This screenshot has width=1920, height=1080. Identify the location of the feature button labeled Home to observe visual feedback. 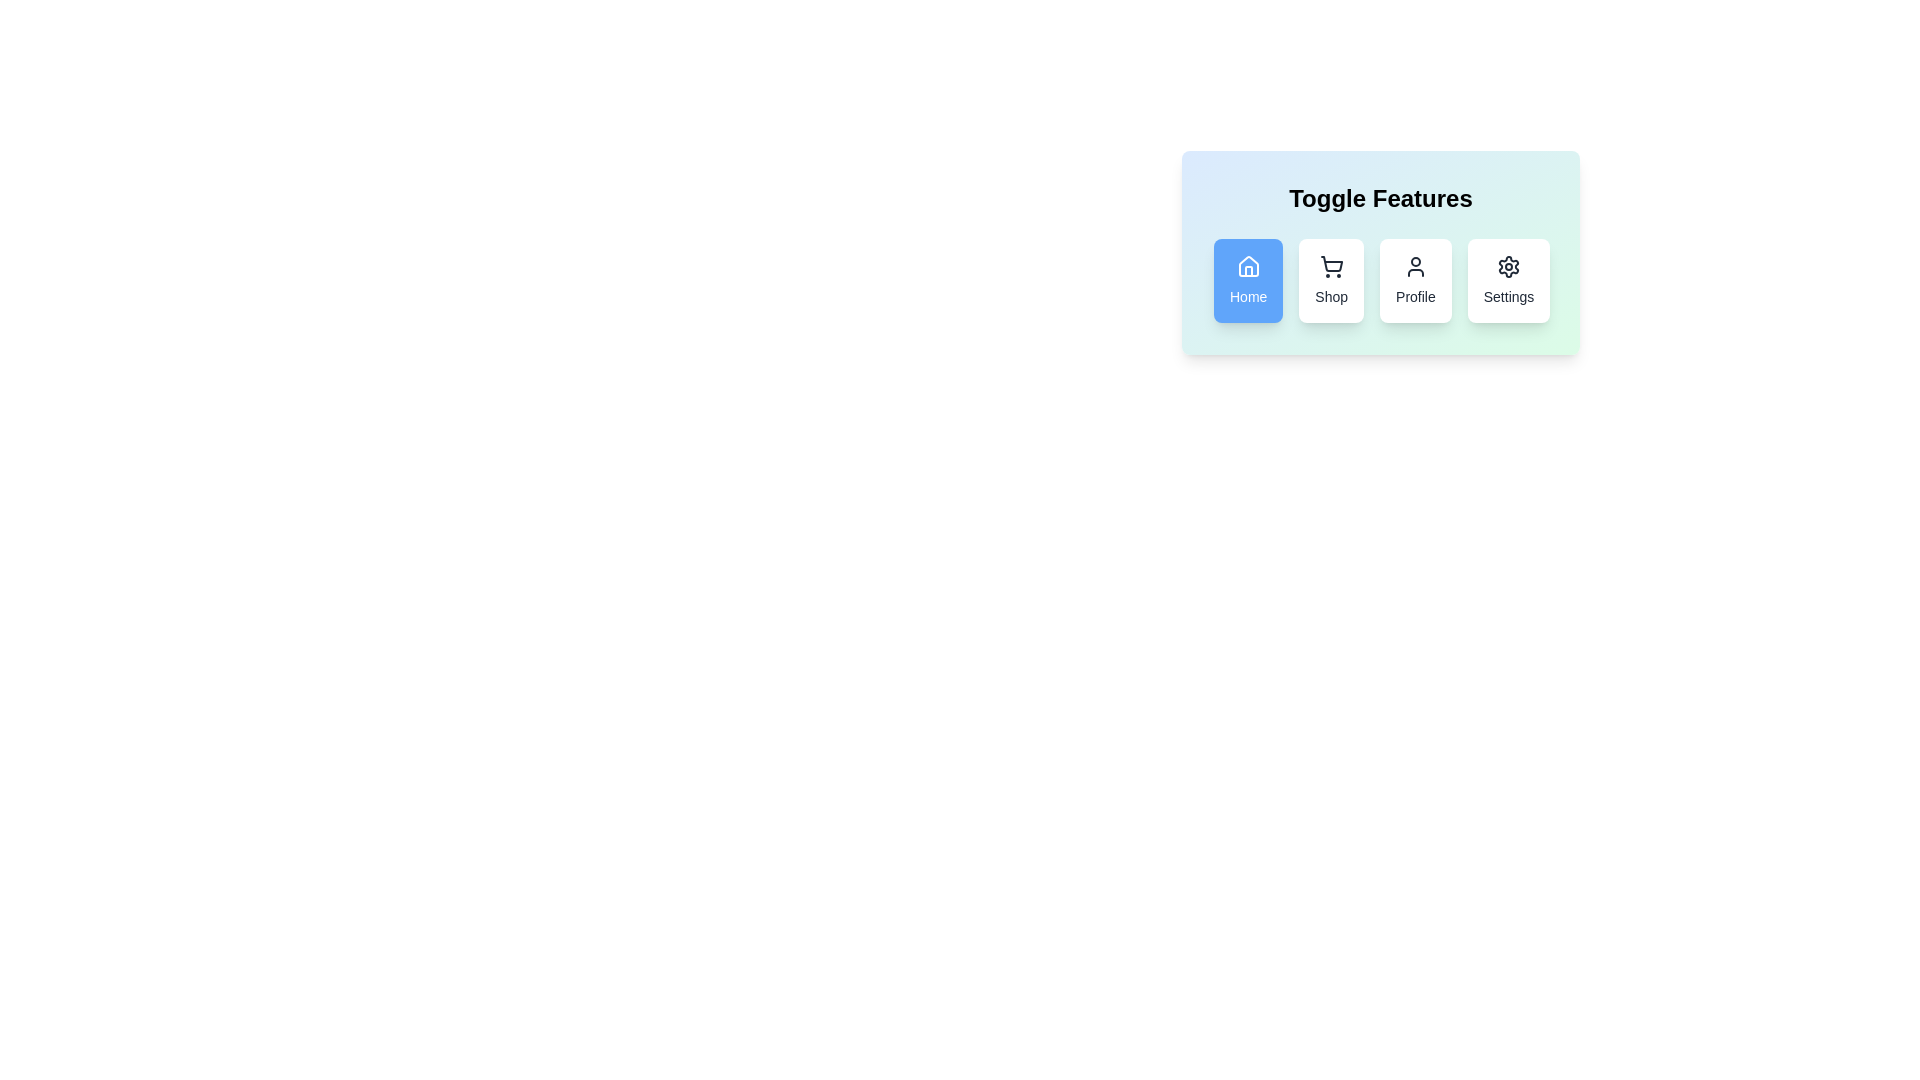
(1247, 281).